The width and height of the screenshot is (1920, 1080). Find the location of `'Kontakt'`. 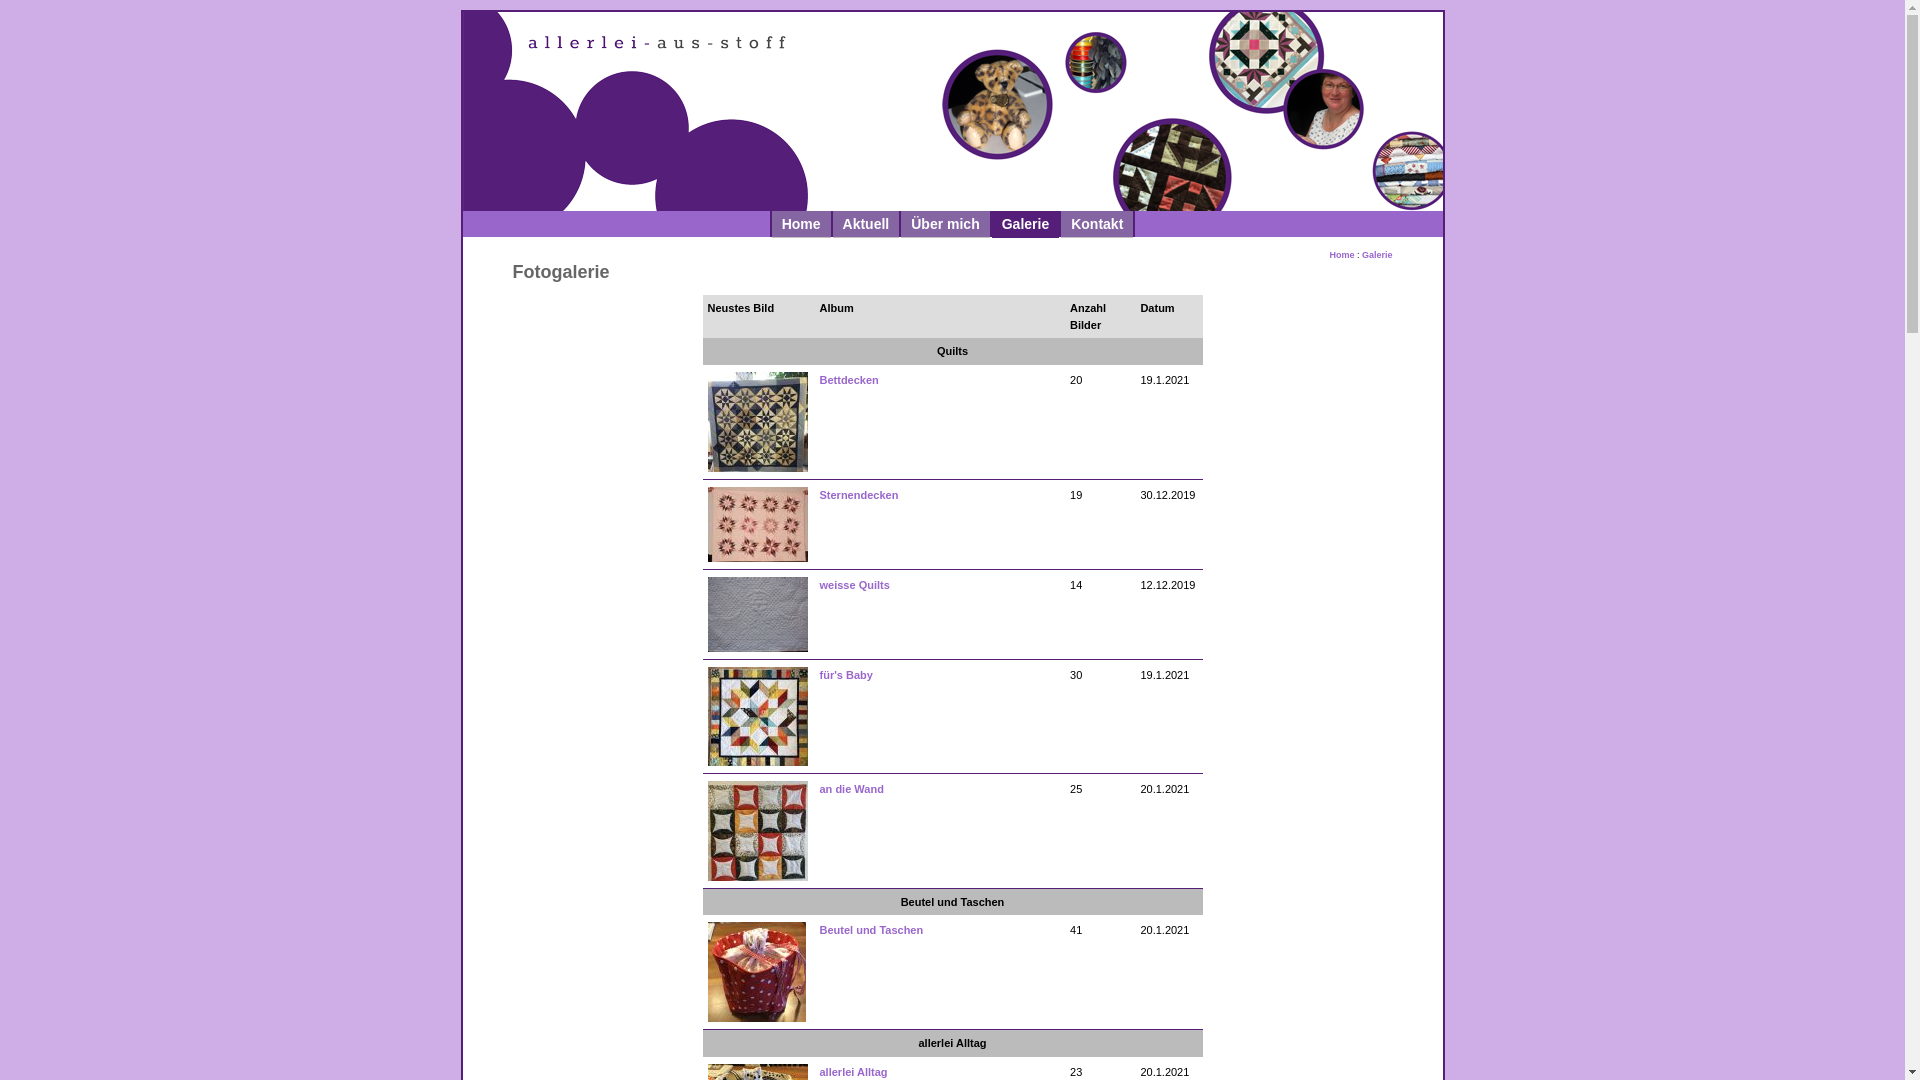

'Kontakt' is located at coordinates (1059, 223).